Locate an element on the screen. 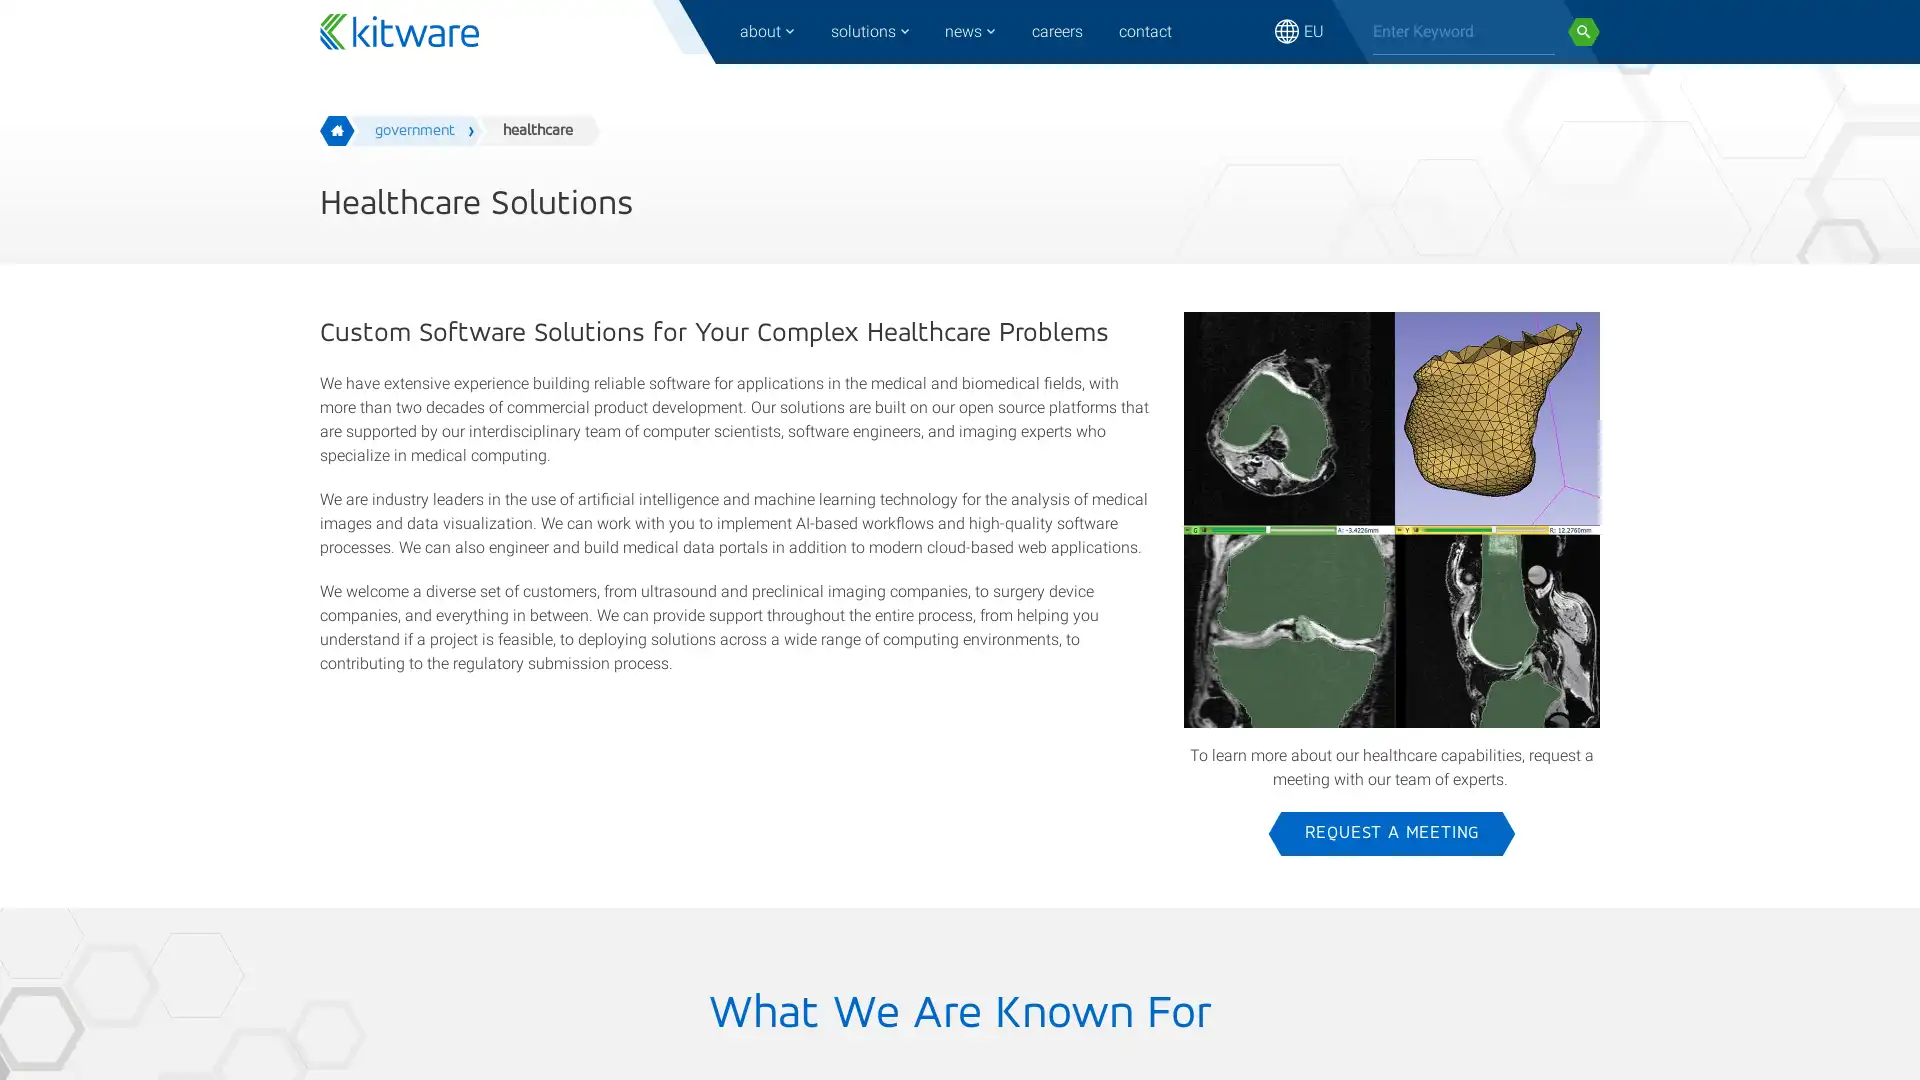 This screenshot has height=1080, width=1920. Search is located at coordinates (1583, 31).